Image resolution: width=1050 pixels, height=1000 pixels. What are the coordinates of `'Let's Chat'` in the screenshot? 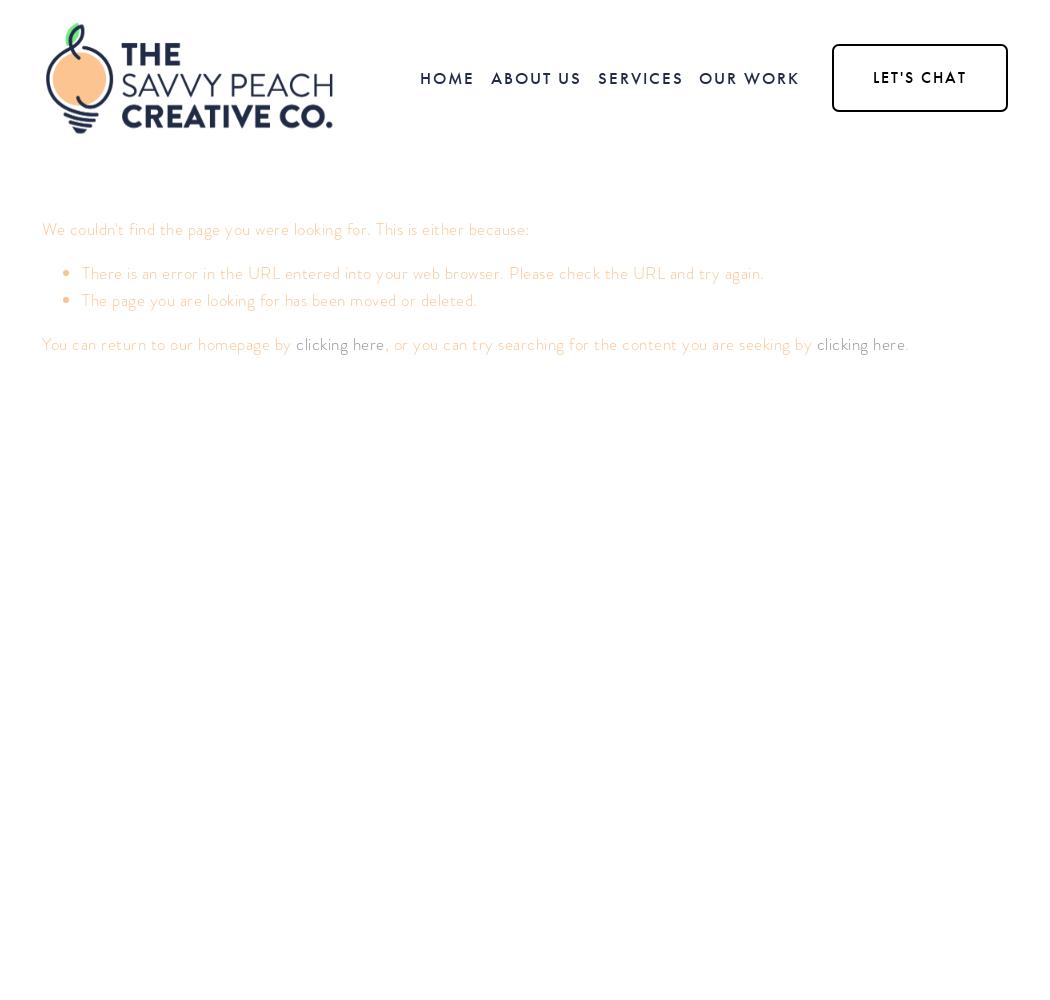 It's located at (918, 77).